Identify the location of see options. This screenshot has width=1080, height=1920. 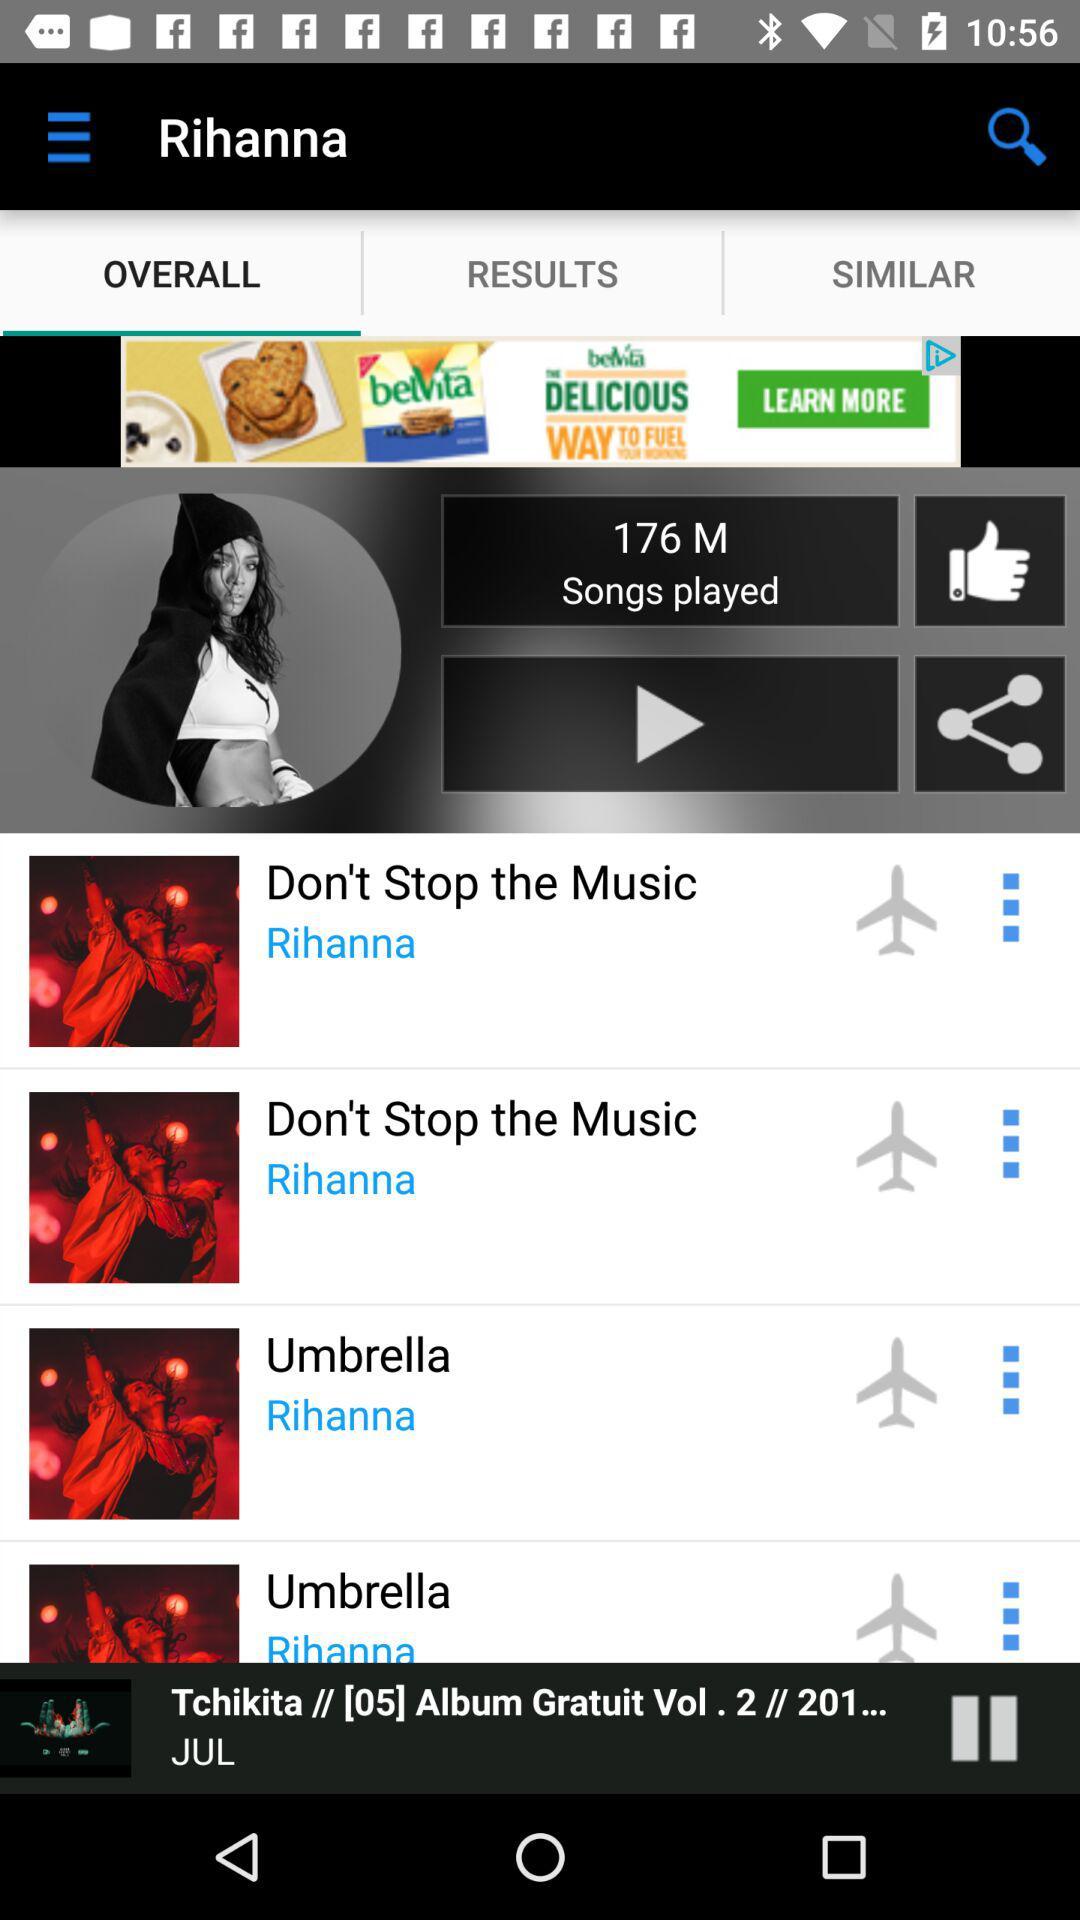
(1008, 1613).